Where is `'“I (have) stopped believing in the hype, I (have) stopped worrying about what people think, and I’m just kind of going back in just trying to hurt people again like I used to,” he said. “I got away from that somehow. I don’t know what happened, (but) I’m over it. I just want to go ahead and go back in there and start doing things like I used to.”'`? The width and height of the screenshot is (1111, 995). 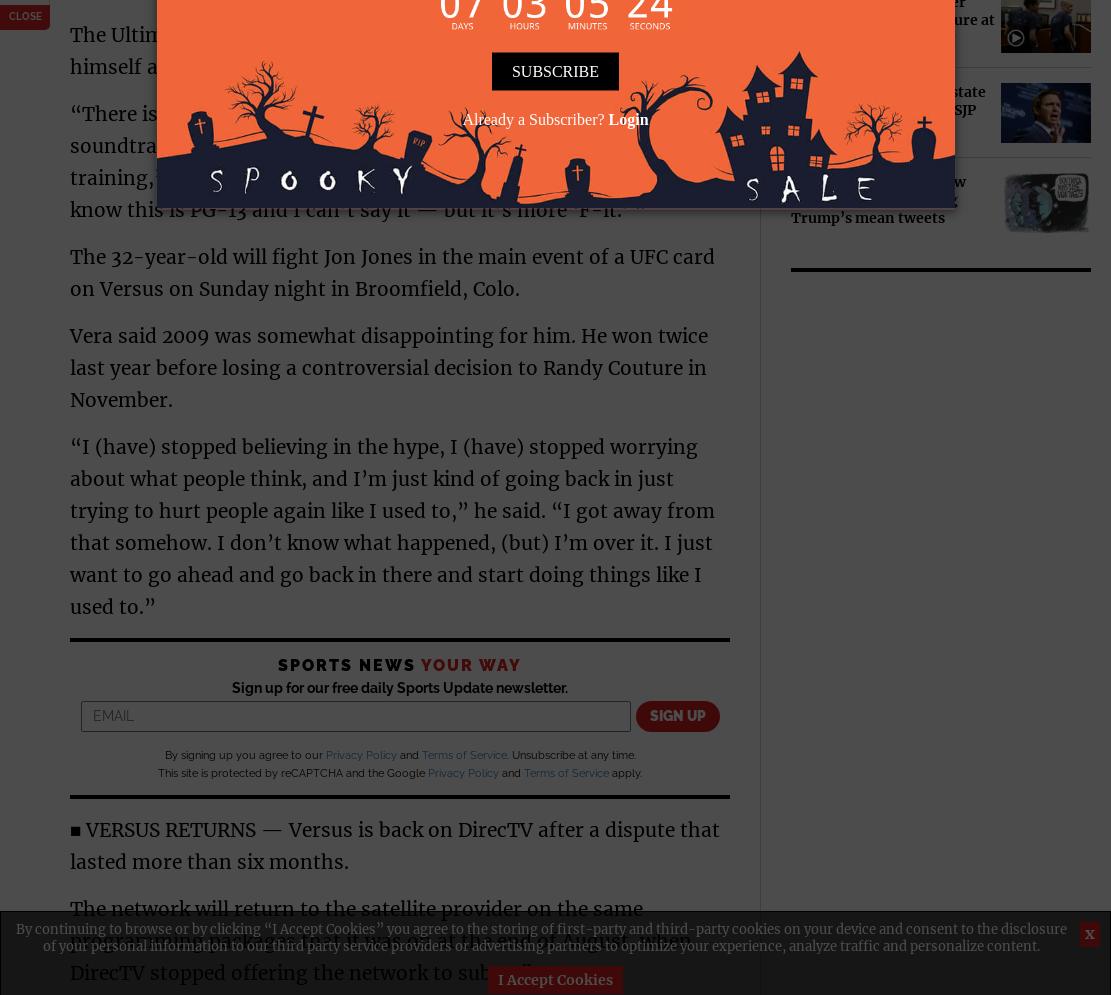 '“I (have) stopped believing in the hype, I (have) stopped worrying about what people think, and I’m just kind of going back in just trying to hurt people again like I used to,” he said. “I got away from that somehow. I don’t know what happened, (but) I’m over it. I just want to go ahead and go back in there and start doing things like I used to.”' is located at coordinates (392, 524).